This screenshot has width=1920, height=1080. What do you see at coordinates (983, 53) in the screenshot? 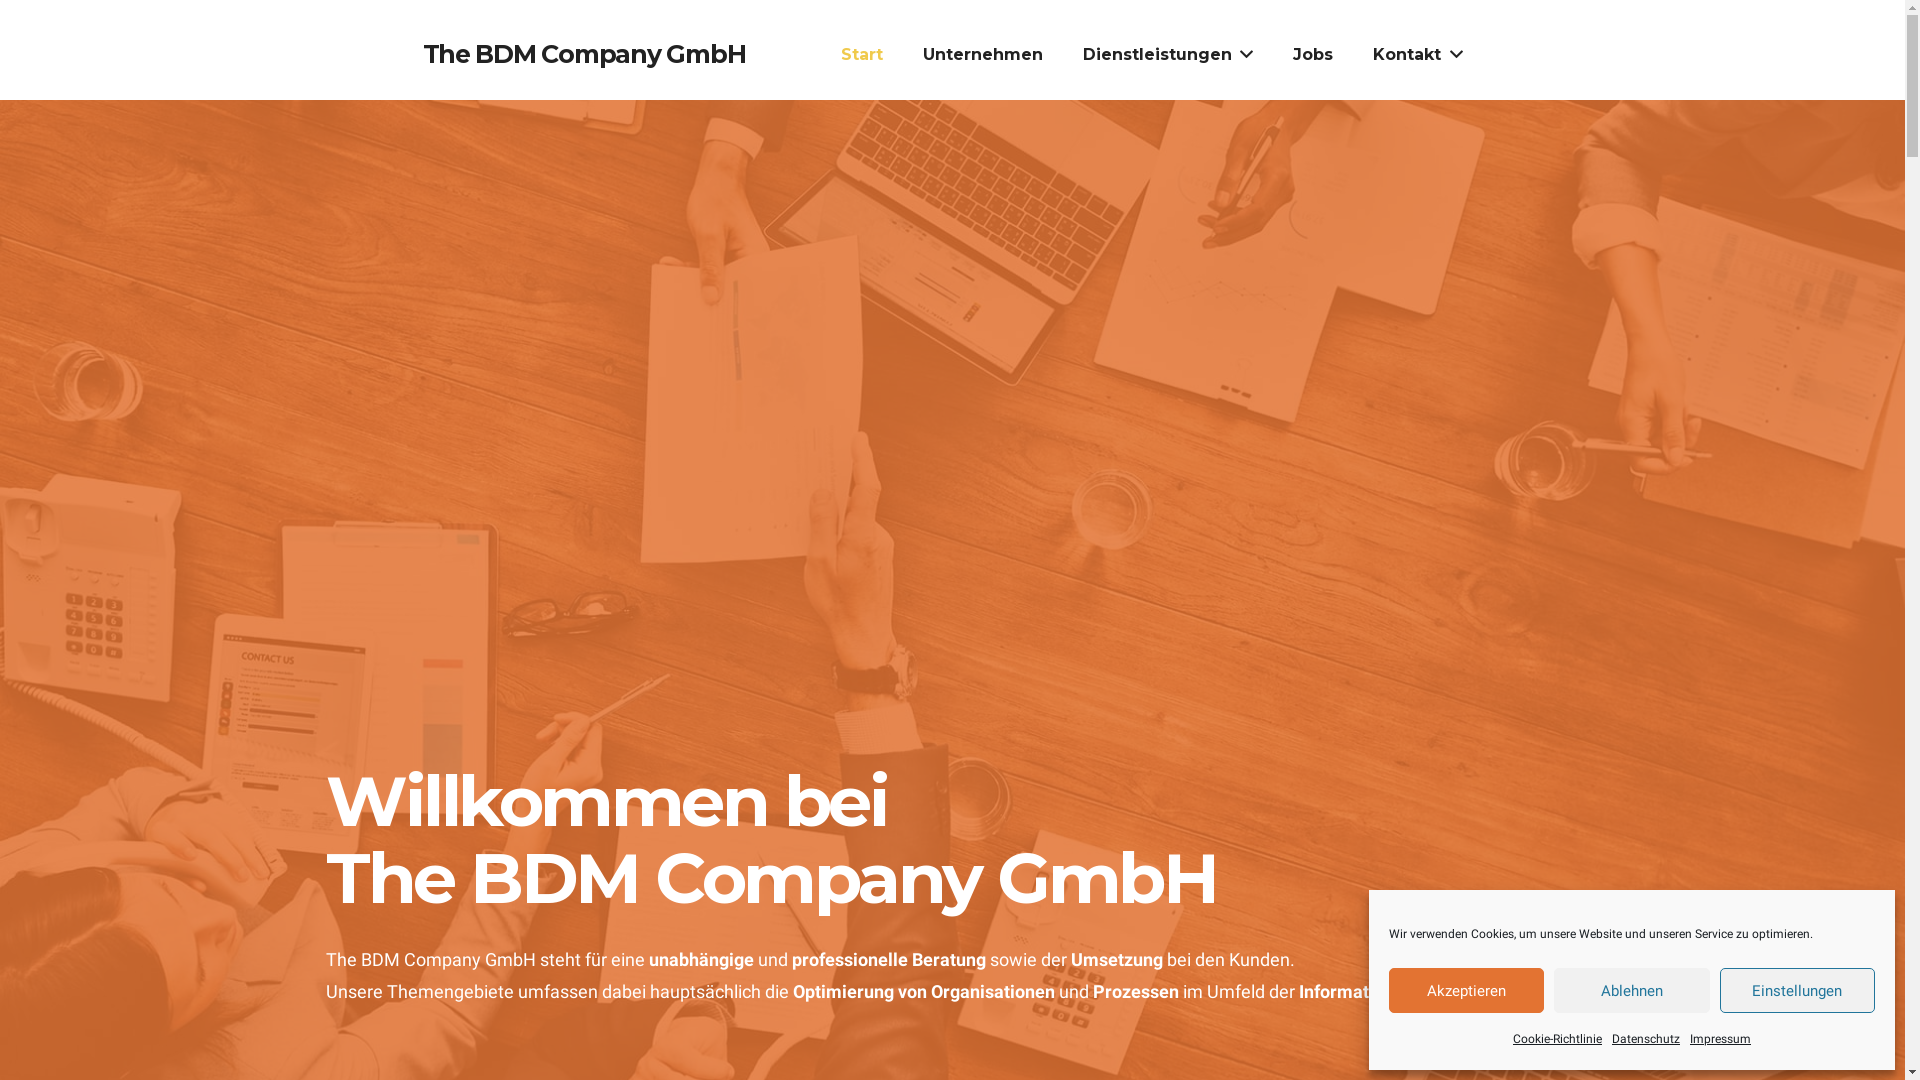
I see `'Unternehmen'` at bounding box center [983, 53].